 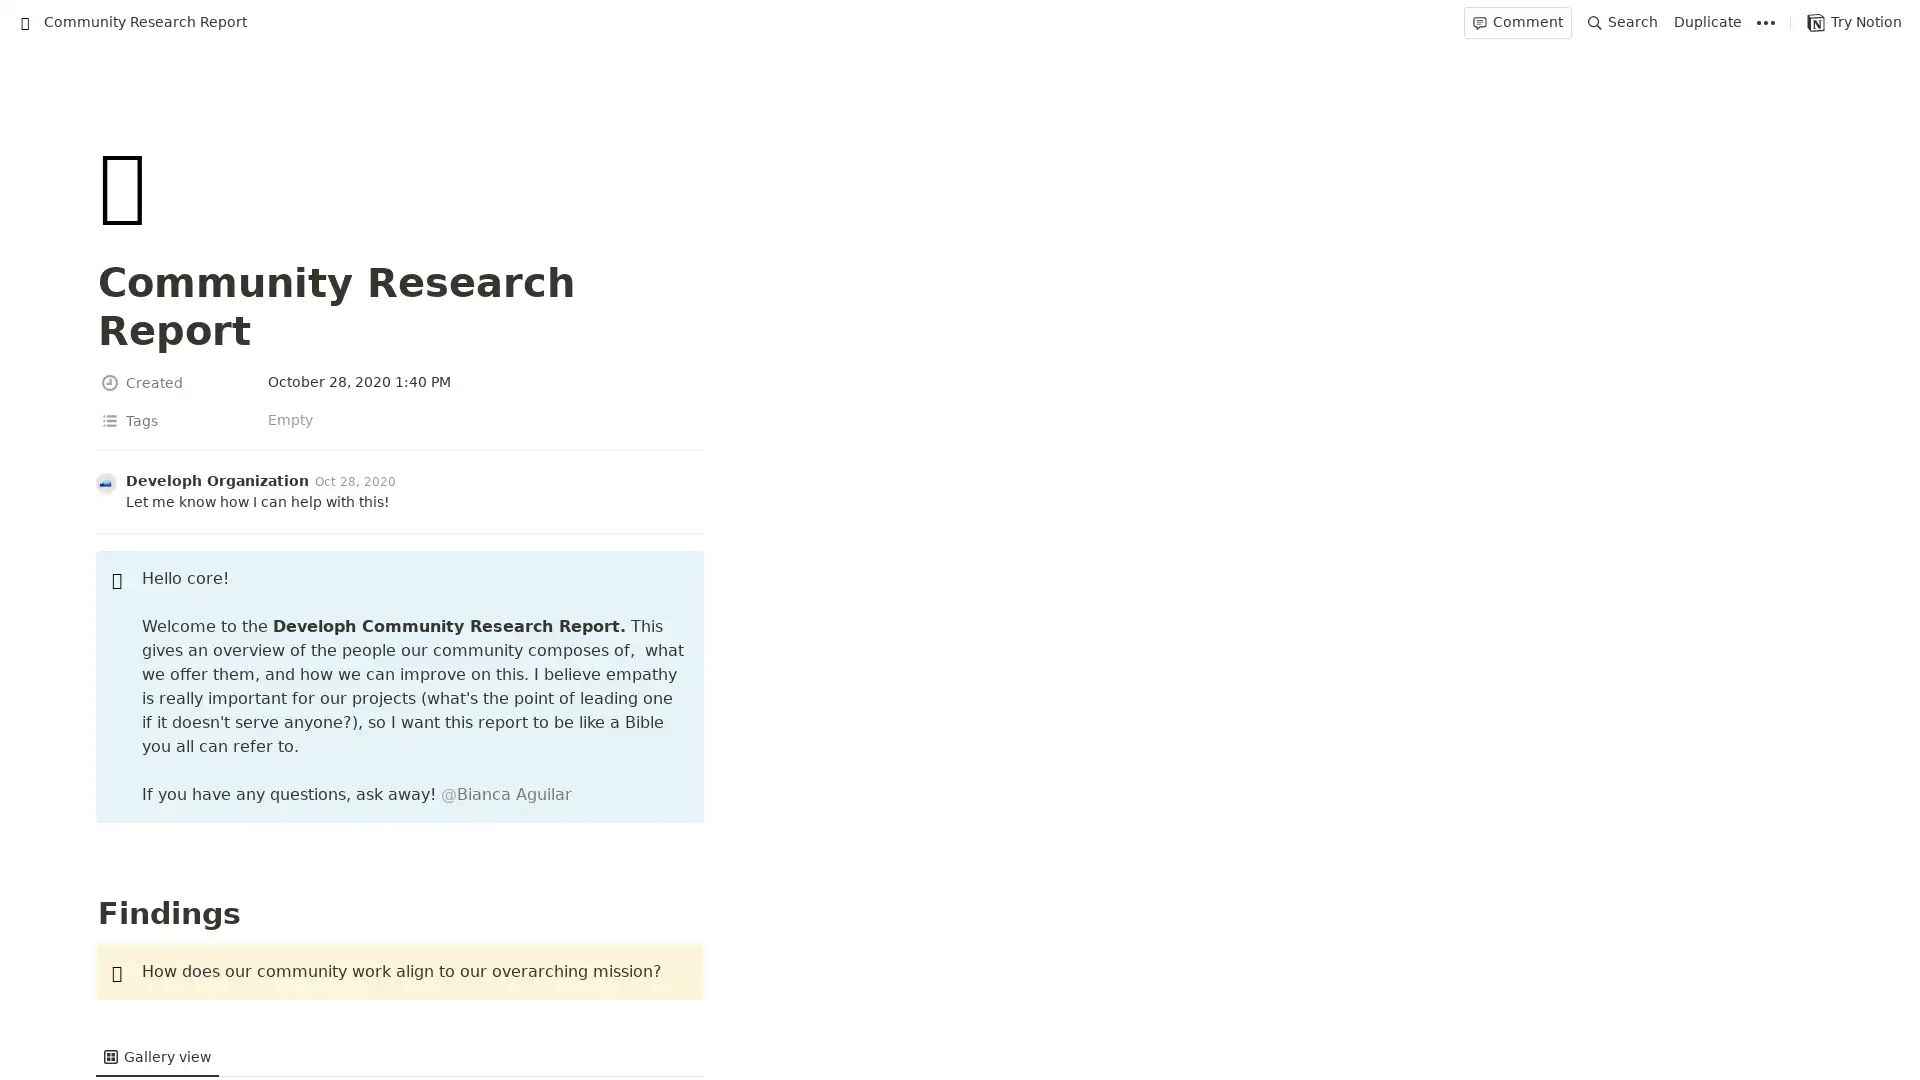 What do you see at coordinates (1040, 373) in the screenshot?
I see `Empty` at bounding box center [1040, 373].